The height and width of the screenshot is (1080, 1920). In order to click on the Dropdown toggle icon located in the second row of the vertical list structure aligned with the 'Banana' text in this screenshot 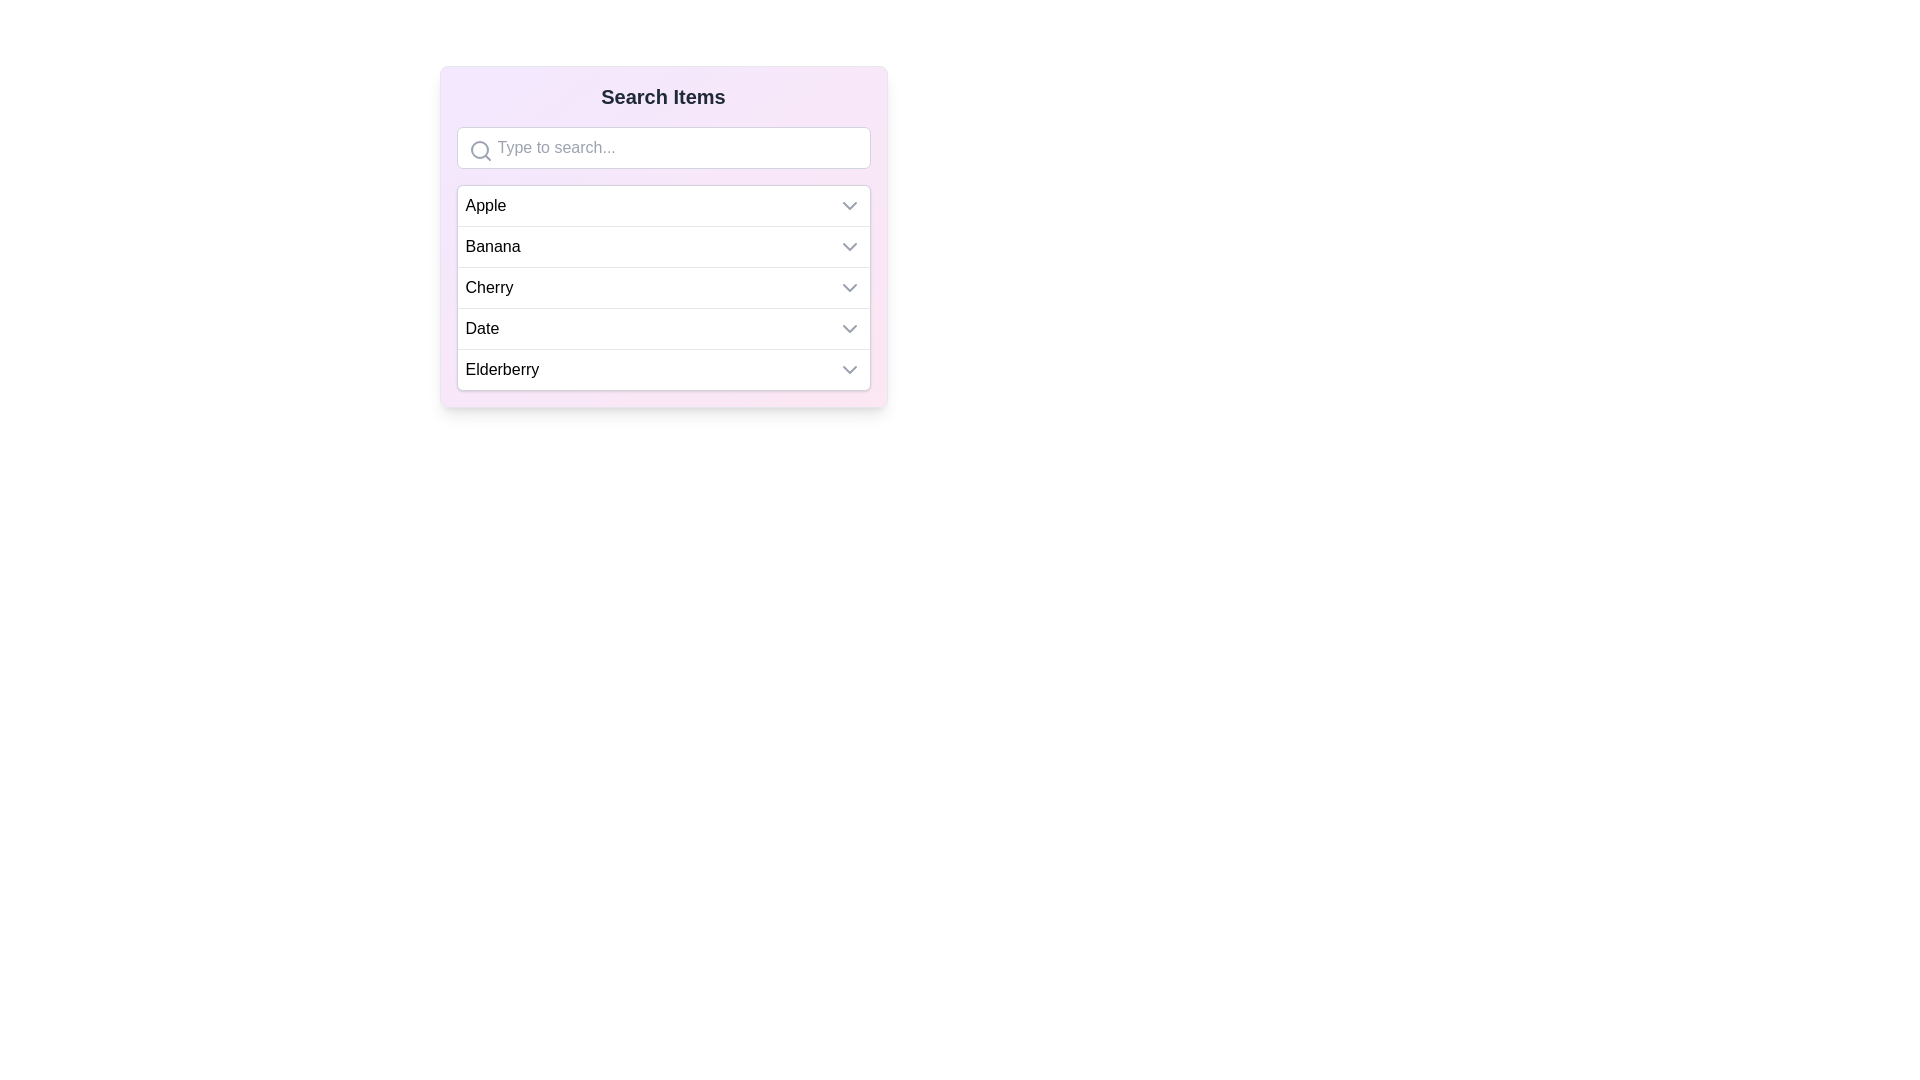, I will do `click(849, 245)`.